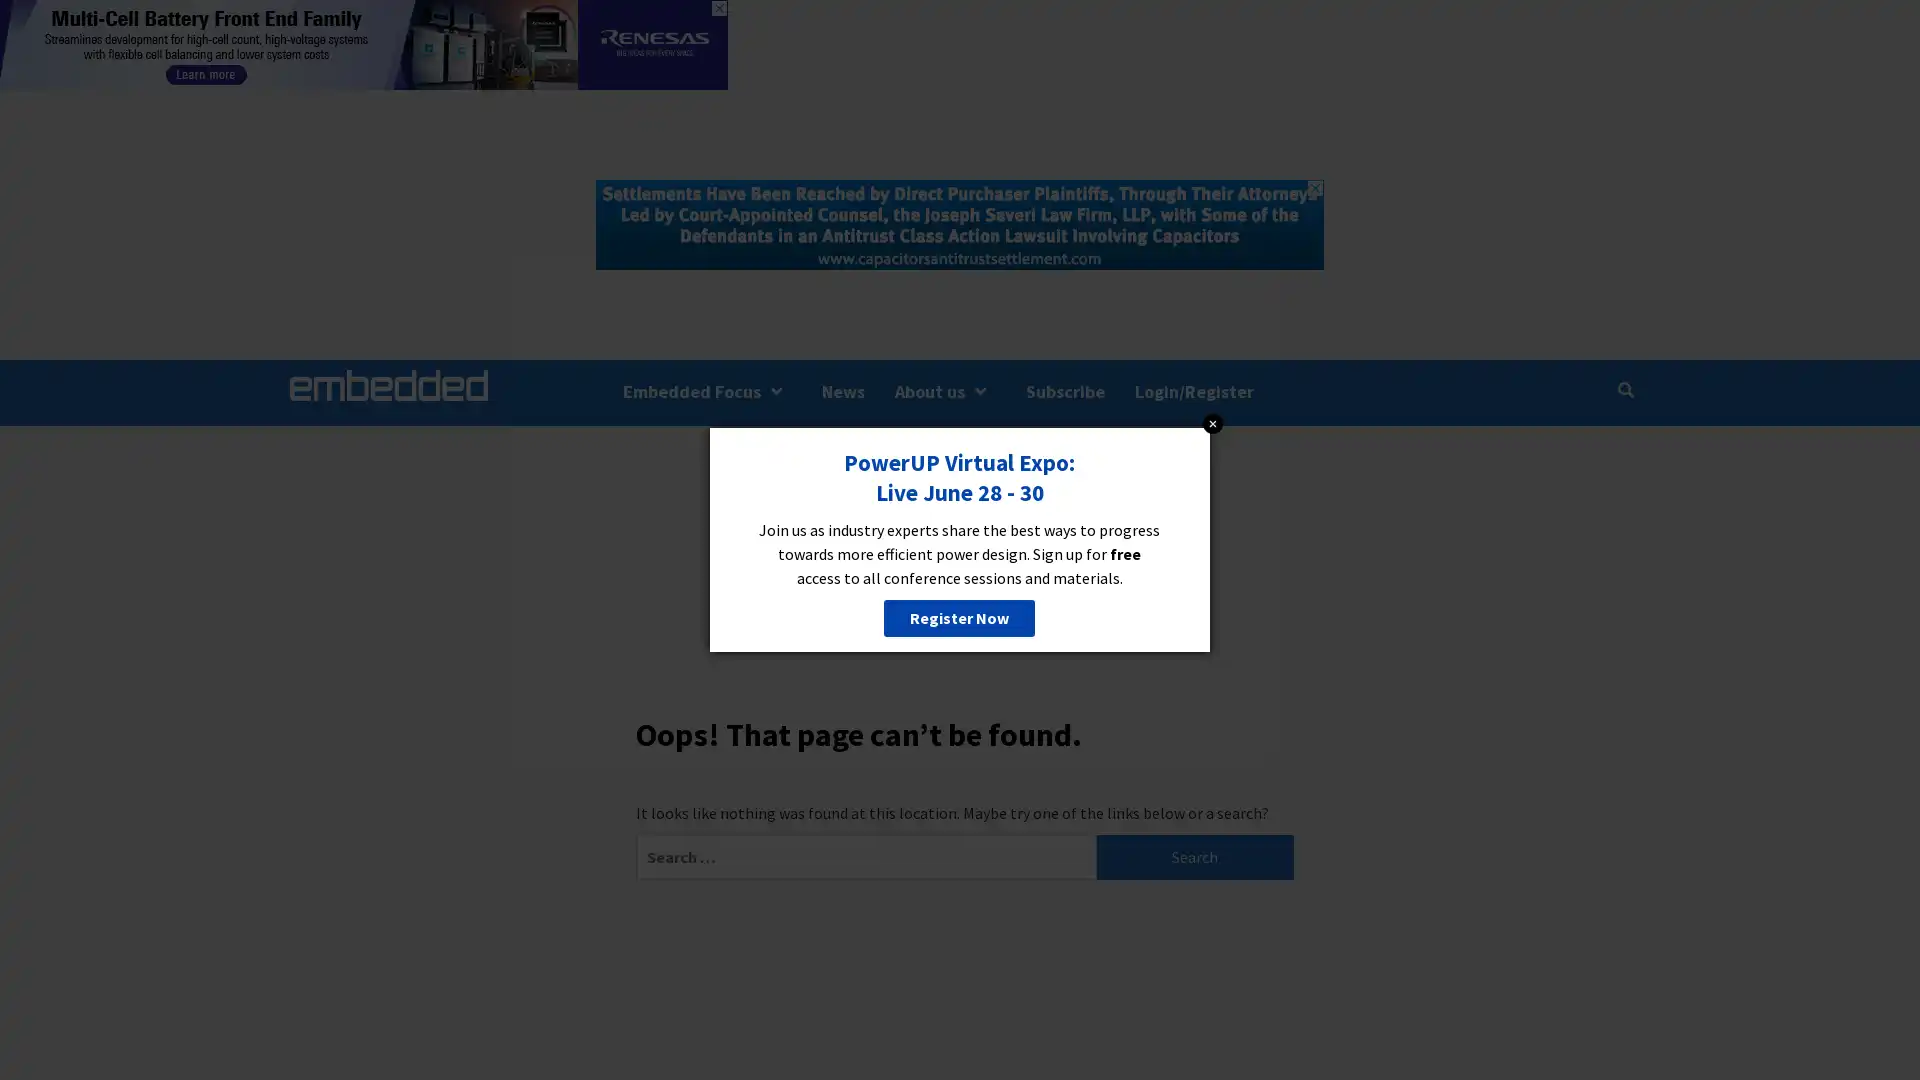 This screenshot has width=1920, height=1080. Describe the element at coordinates (958, 616) in the screenshot. I see `Register Now` at that location.